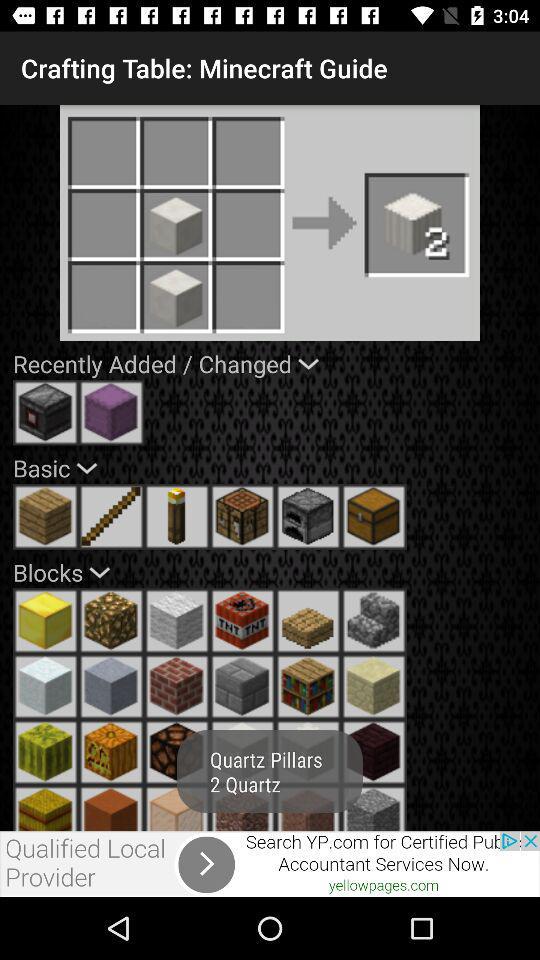  Describe the element at coordinates (242, 808) in the screenshot. I see `pick this block` at that location.